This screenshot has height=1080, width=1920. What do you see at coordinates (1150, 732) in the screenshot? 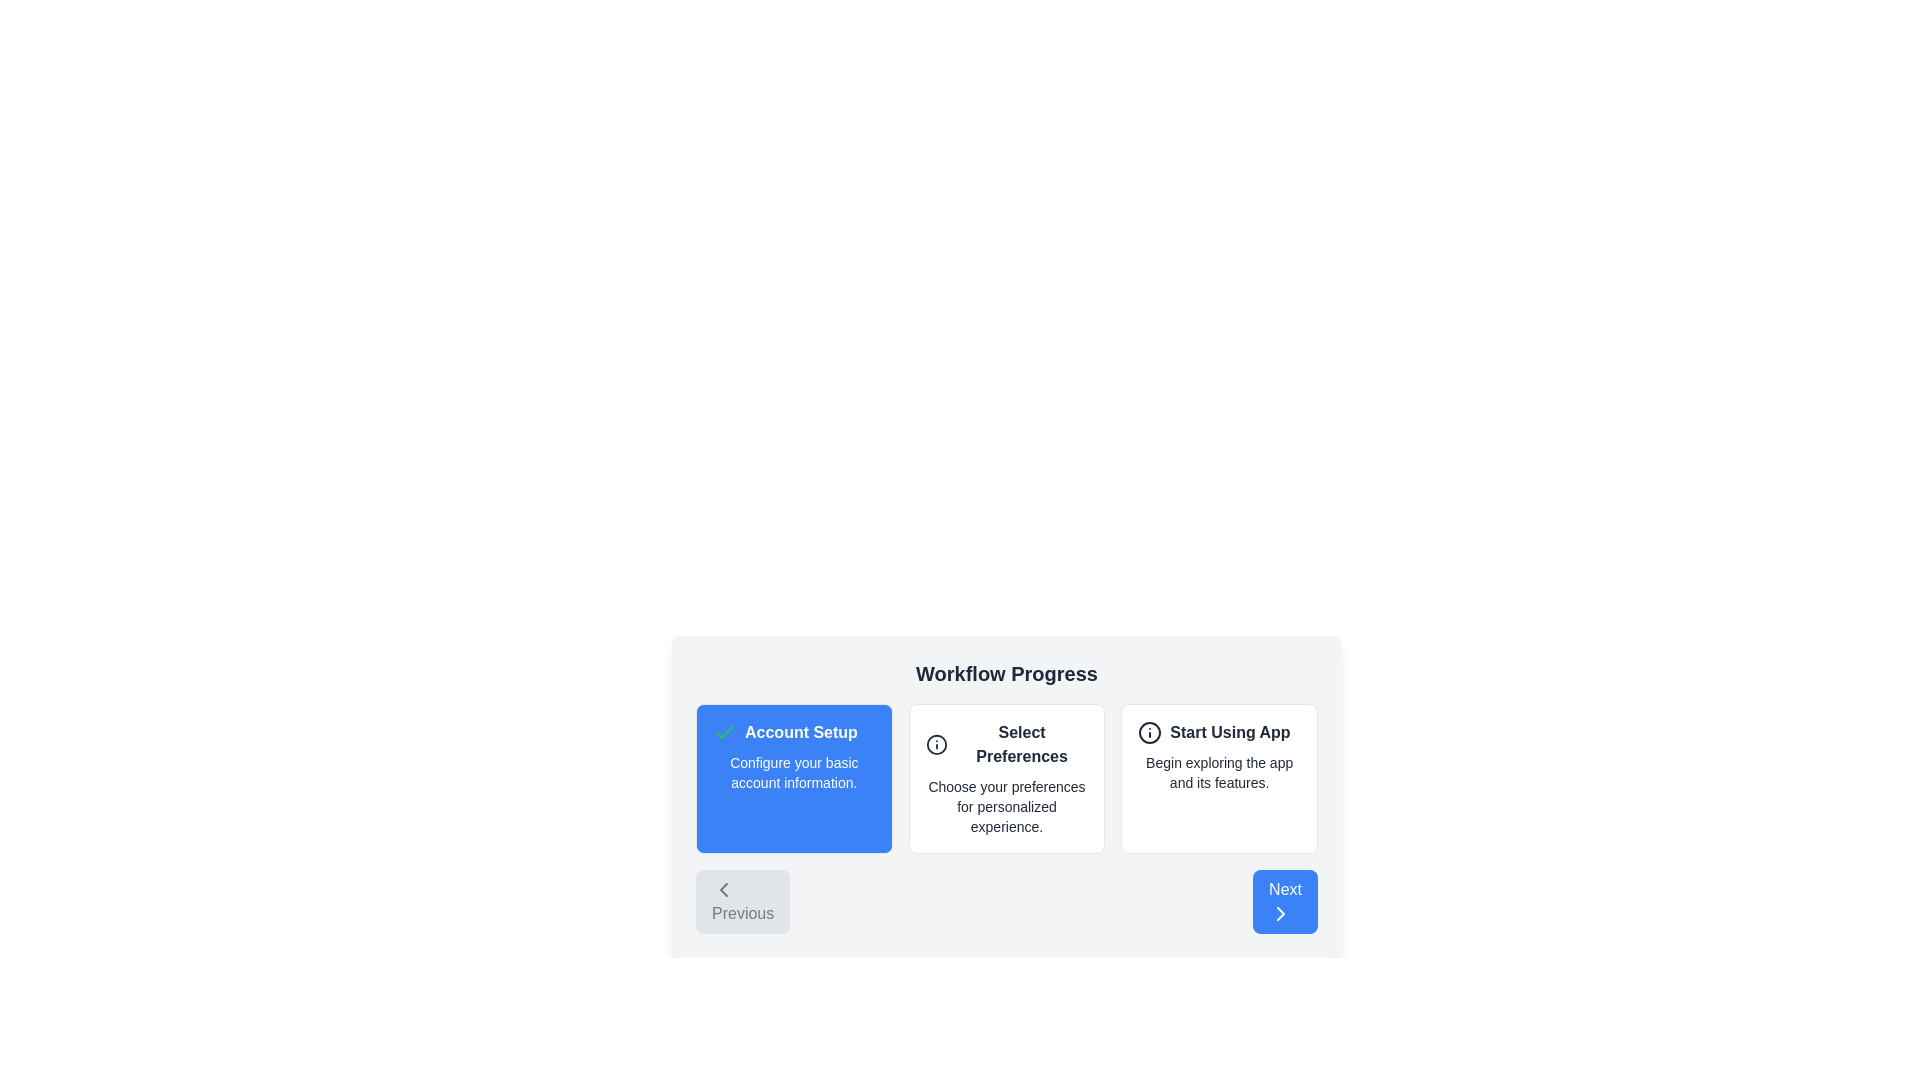
I see `the circular icon with an 'i' inside, located to the left of the 'Start Using App' text in the 'Workflow Progress' interface` at bounding box center [1150, 732].